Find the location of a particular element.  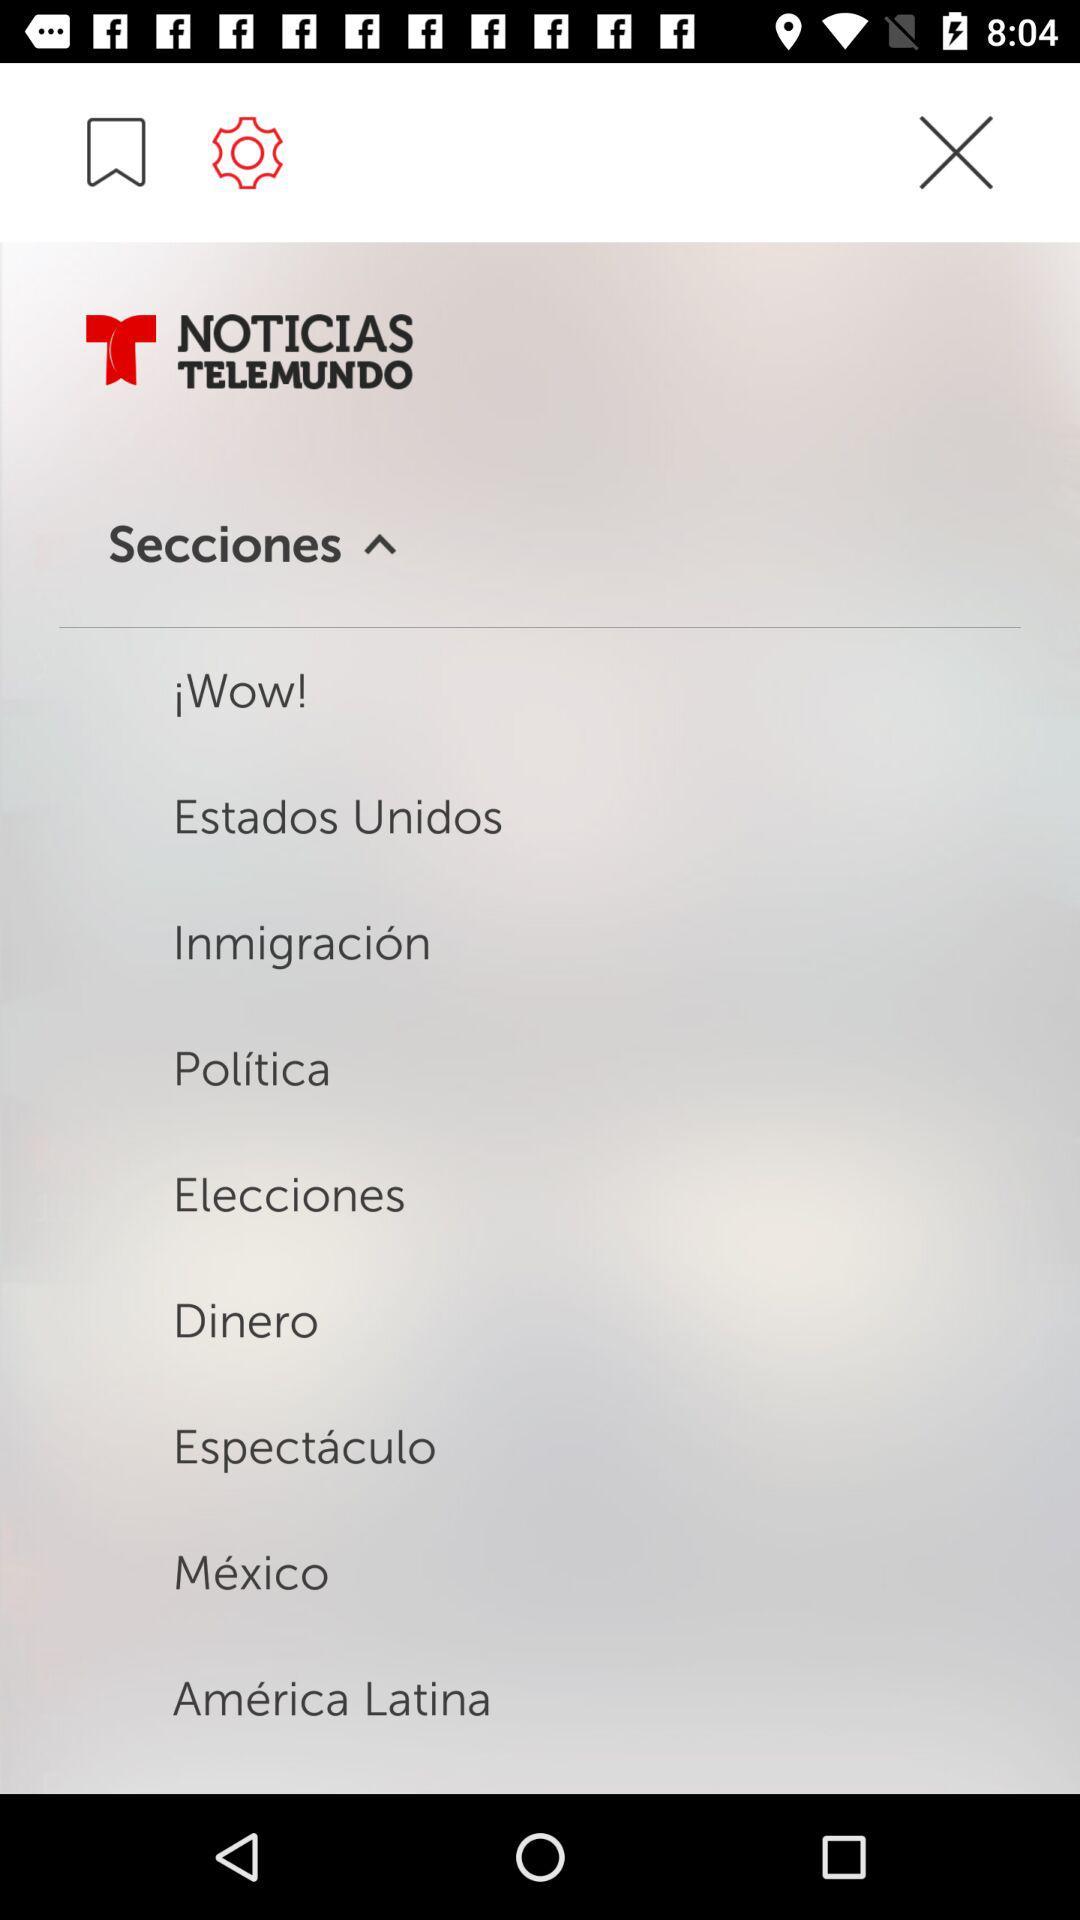

the bookmark icon is located at coordinates (121, 351).